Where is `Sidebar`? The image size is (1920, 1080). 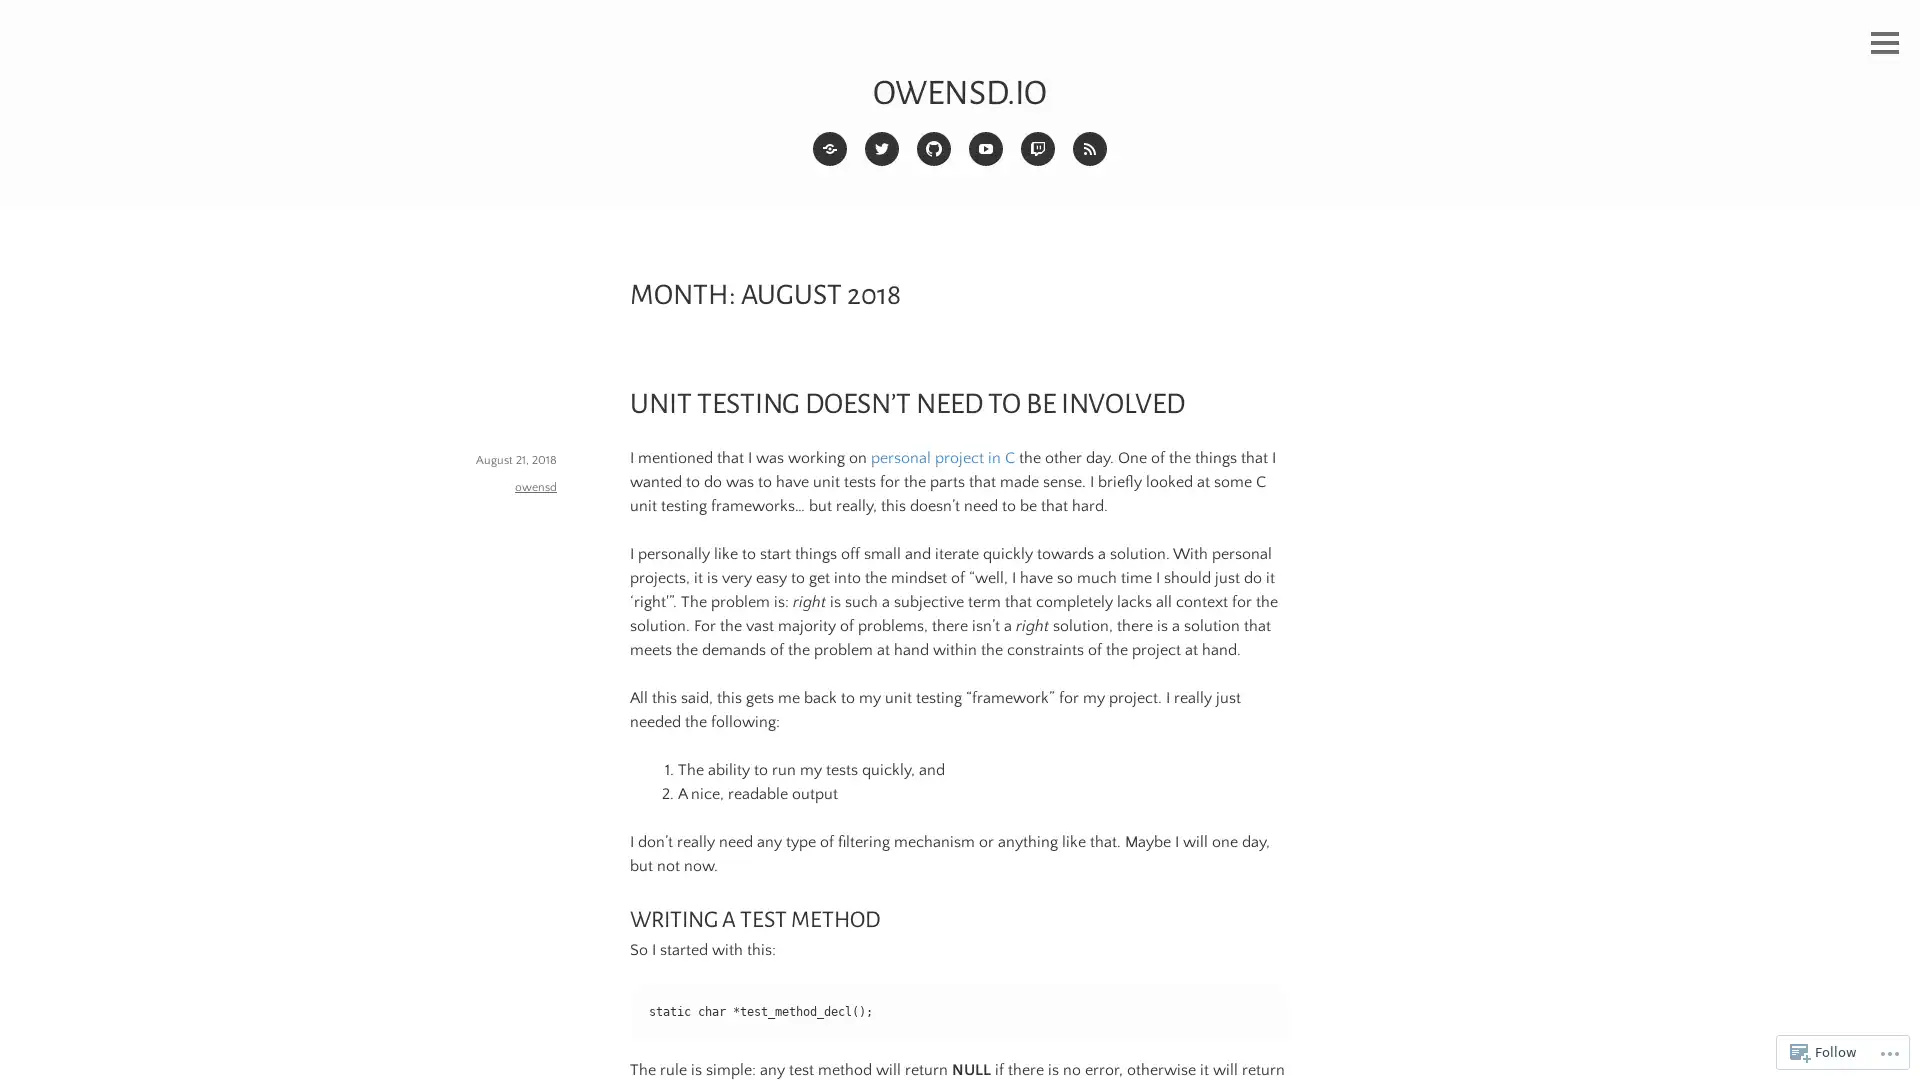 Sidebar is located at coordinates (1884, 43).